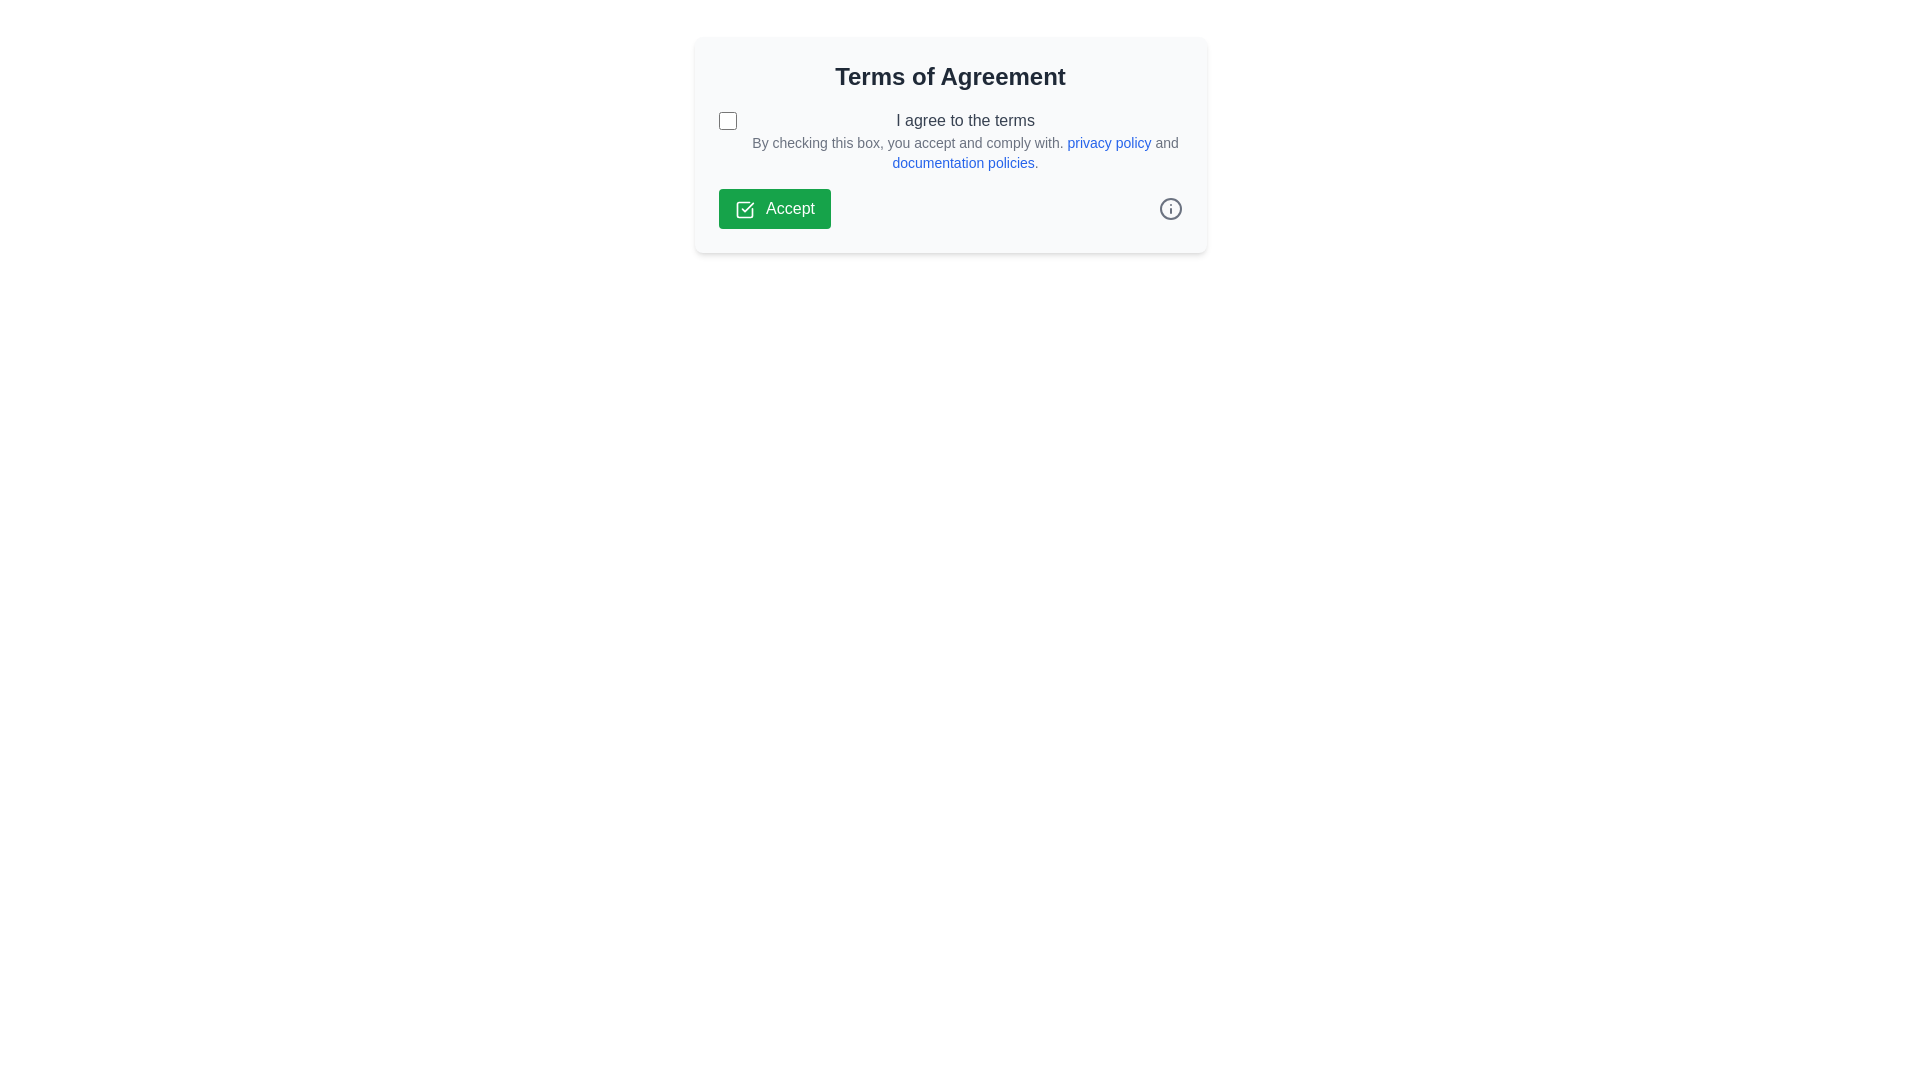 This screenshot has height=1080, width=1920. I want to click on the circular icon located at the bottom-right corner of the 'Terms of Agreement' section, which features a white background and a dark gray border, so click(1170, 208).